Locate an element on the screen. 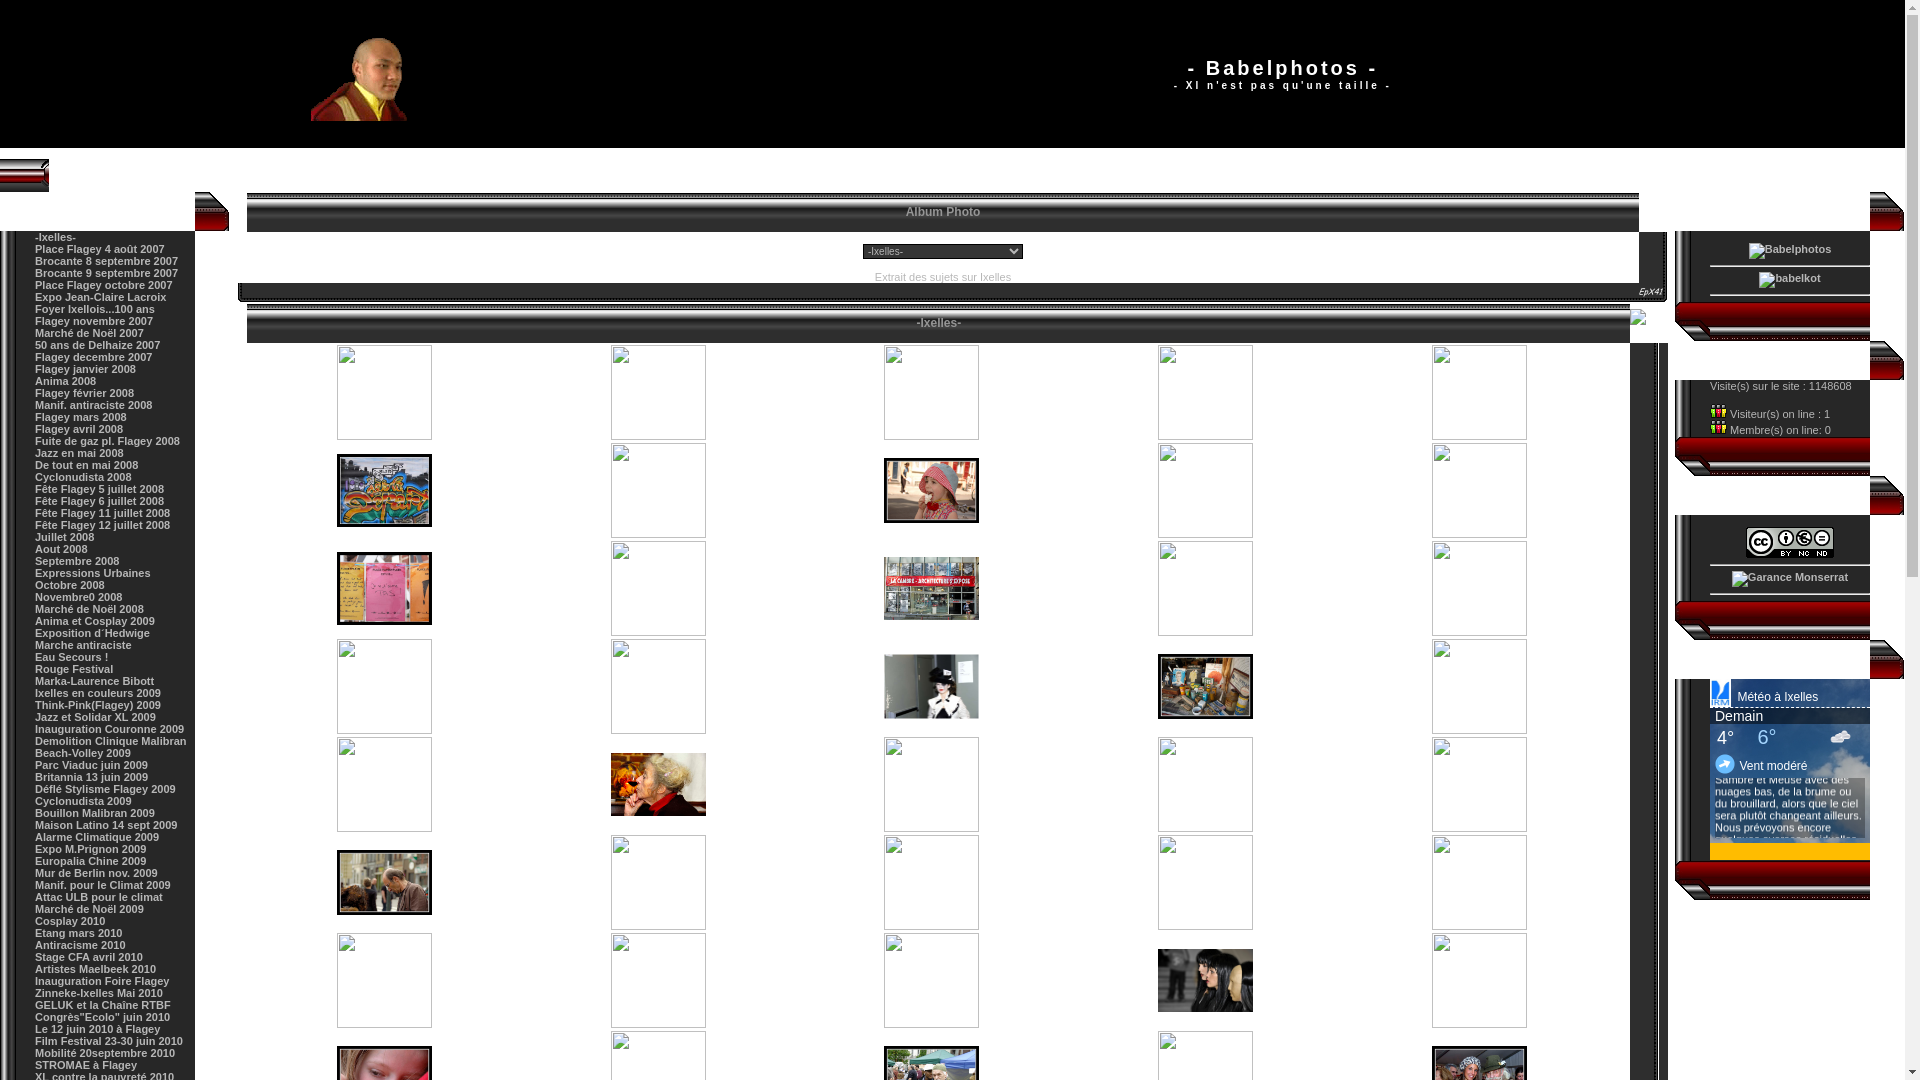 The image size is (1920, 1080). 'Fuite de gaz pl. Flagey 2008' is located at coordinates (106, 439).